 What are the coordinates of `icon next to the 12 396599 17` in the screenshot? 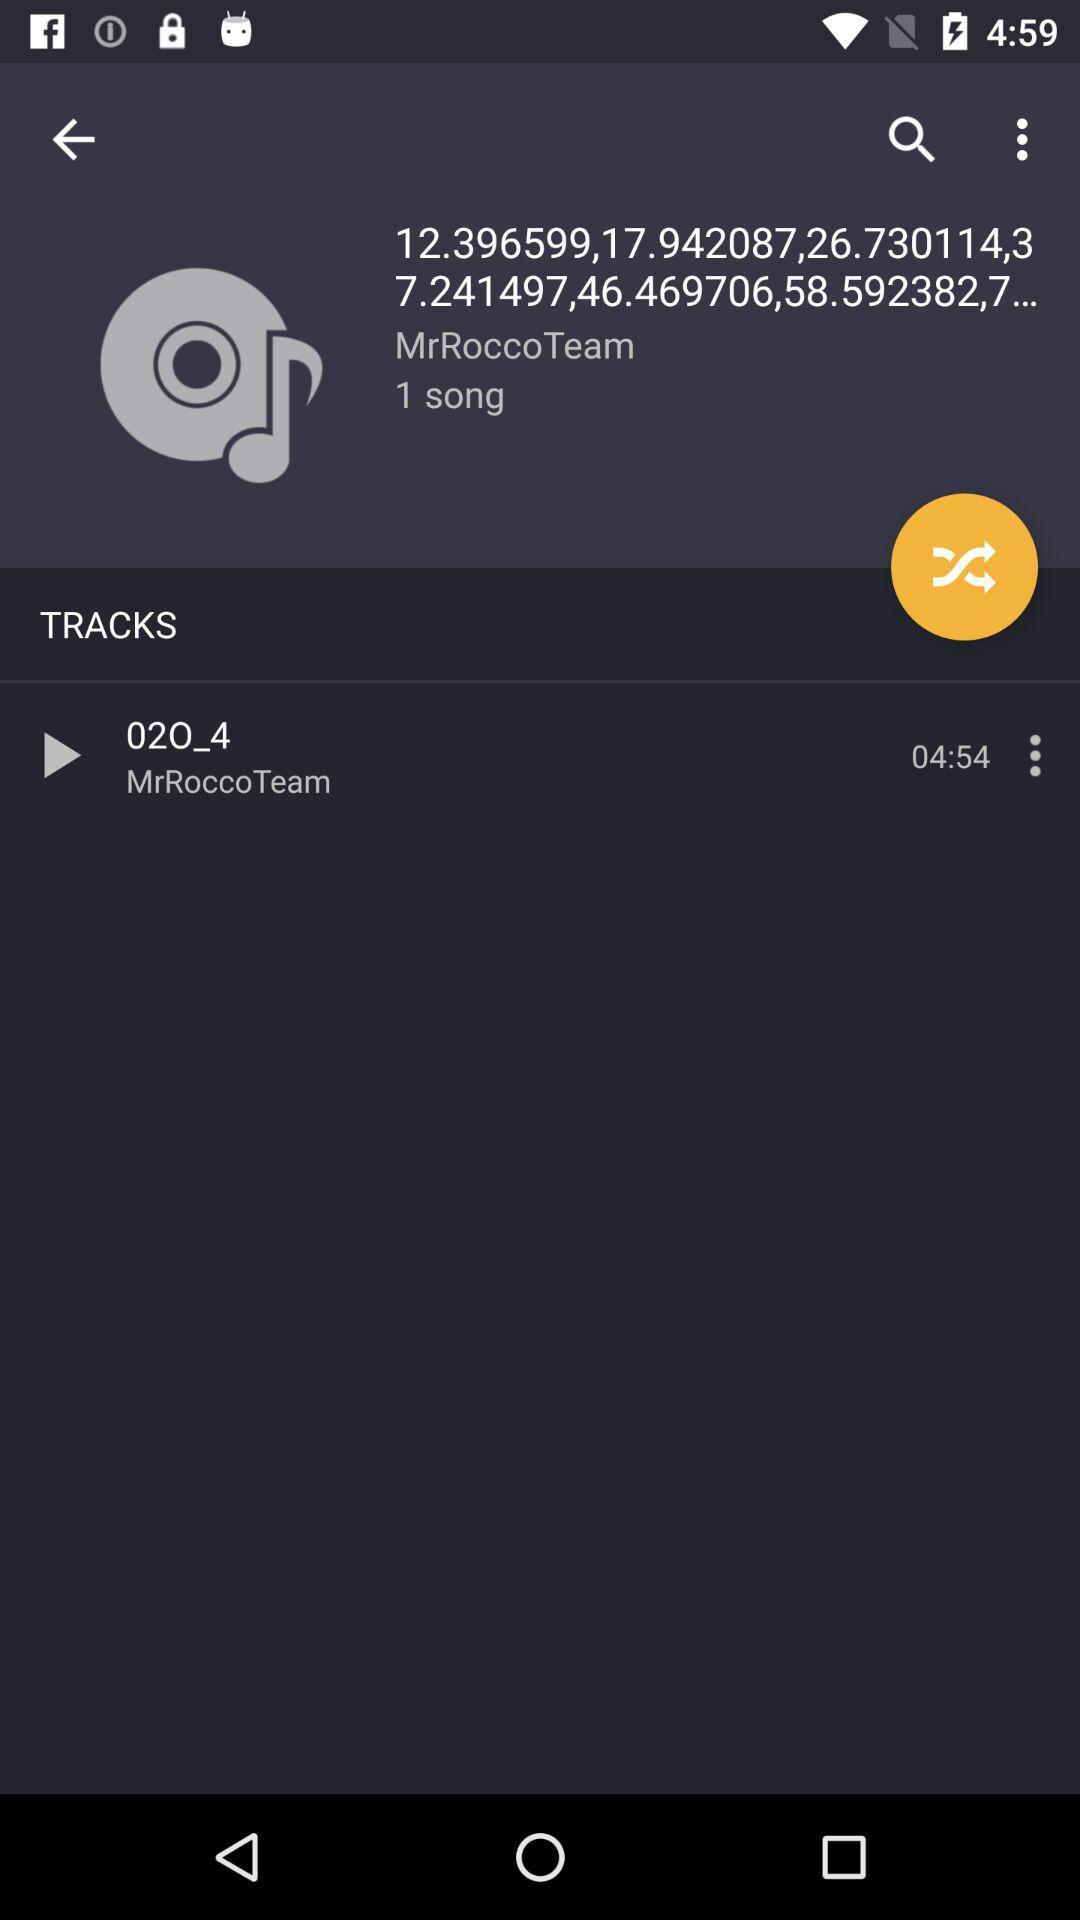 It's located at (72, 138).